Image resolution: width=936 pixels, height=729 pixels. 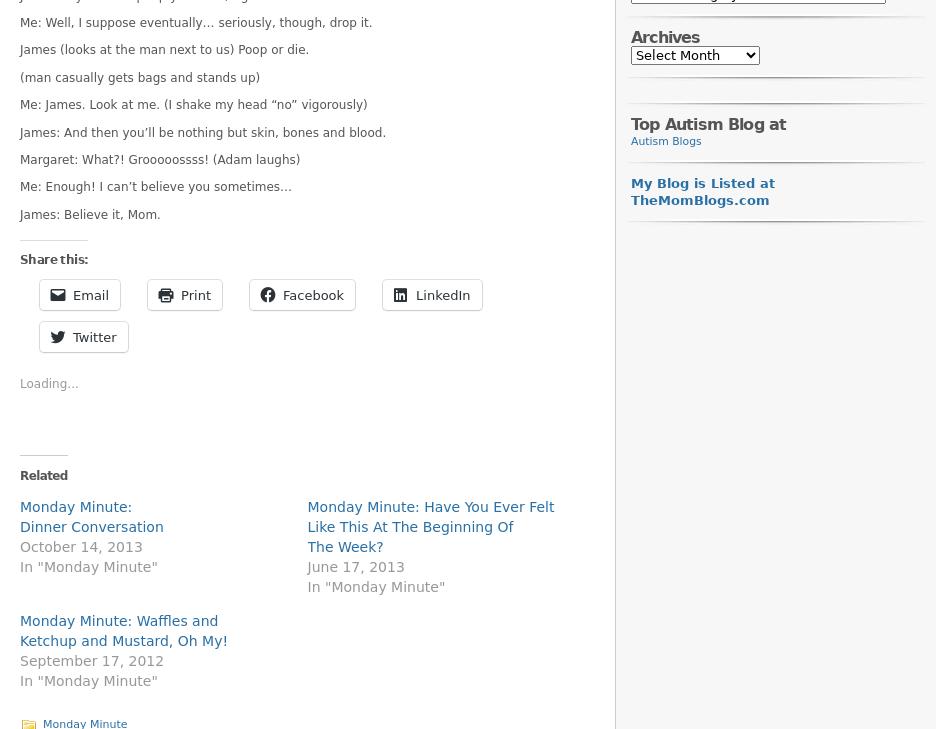 I want to click on 'LinkedIn', so click(x=443, y=293).